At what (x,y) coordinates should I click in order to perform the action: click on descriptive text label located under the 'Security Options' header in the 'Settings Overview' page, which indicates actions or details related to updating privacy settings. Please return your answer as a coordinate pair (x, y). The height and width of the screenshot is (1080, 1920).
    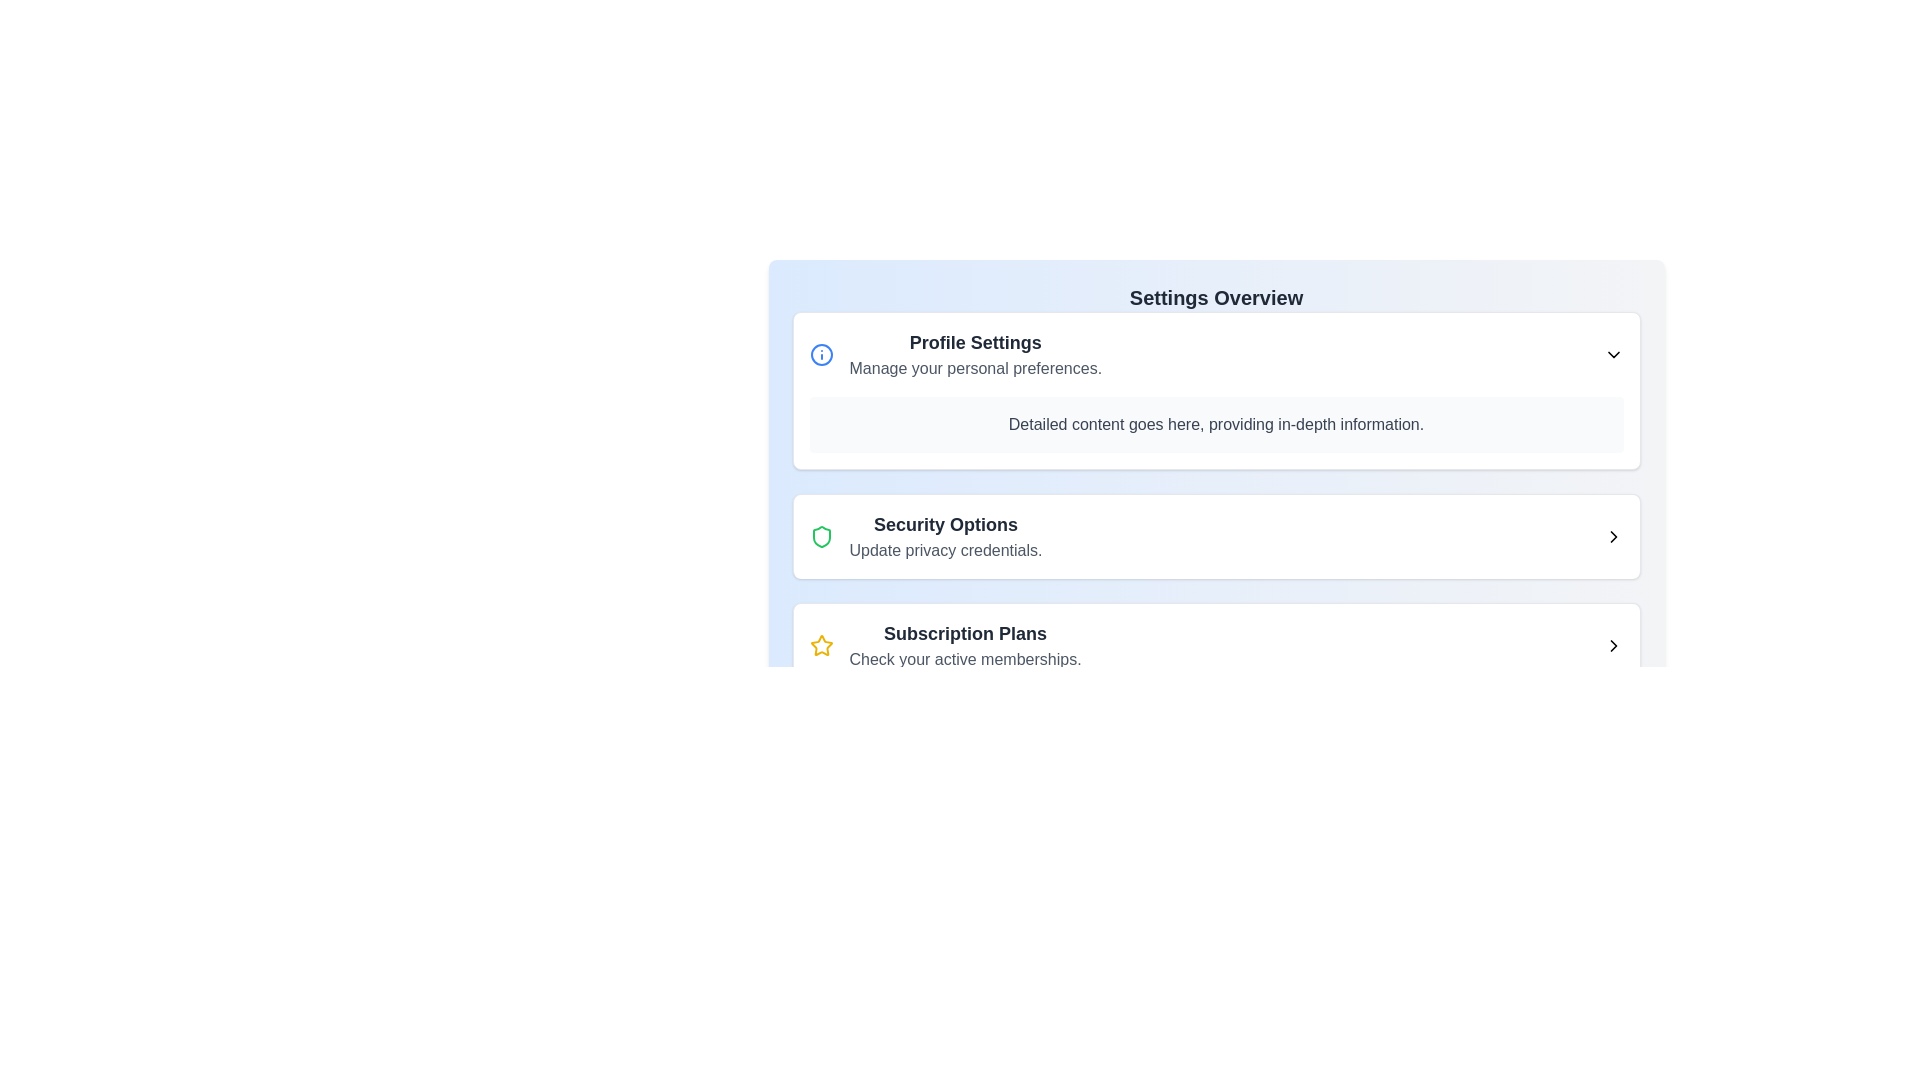
    Looking at the image, I should click on (944, 551).